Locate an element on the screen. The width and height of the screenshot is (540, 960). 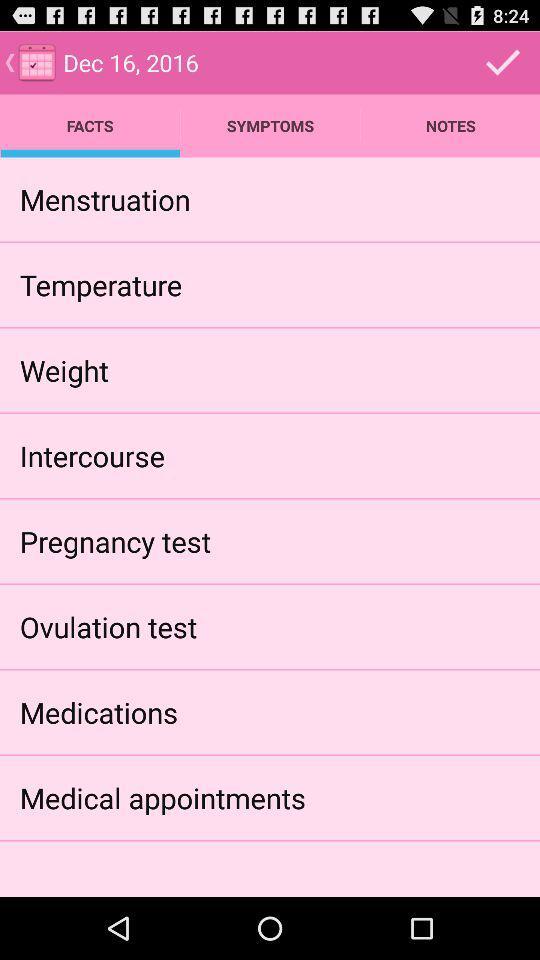
notes is located at coordinates (450, 125).